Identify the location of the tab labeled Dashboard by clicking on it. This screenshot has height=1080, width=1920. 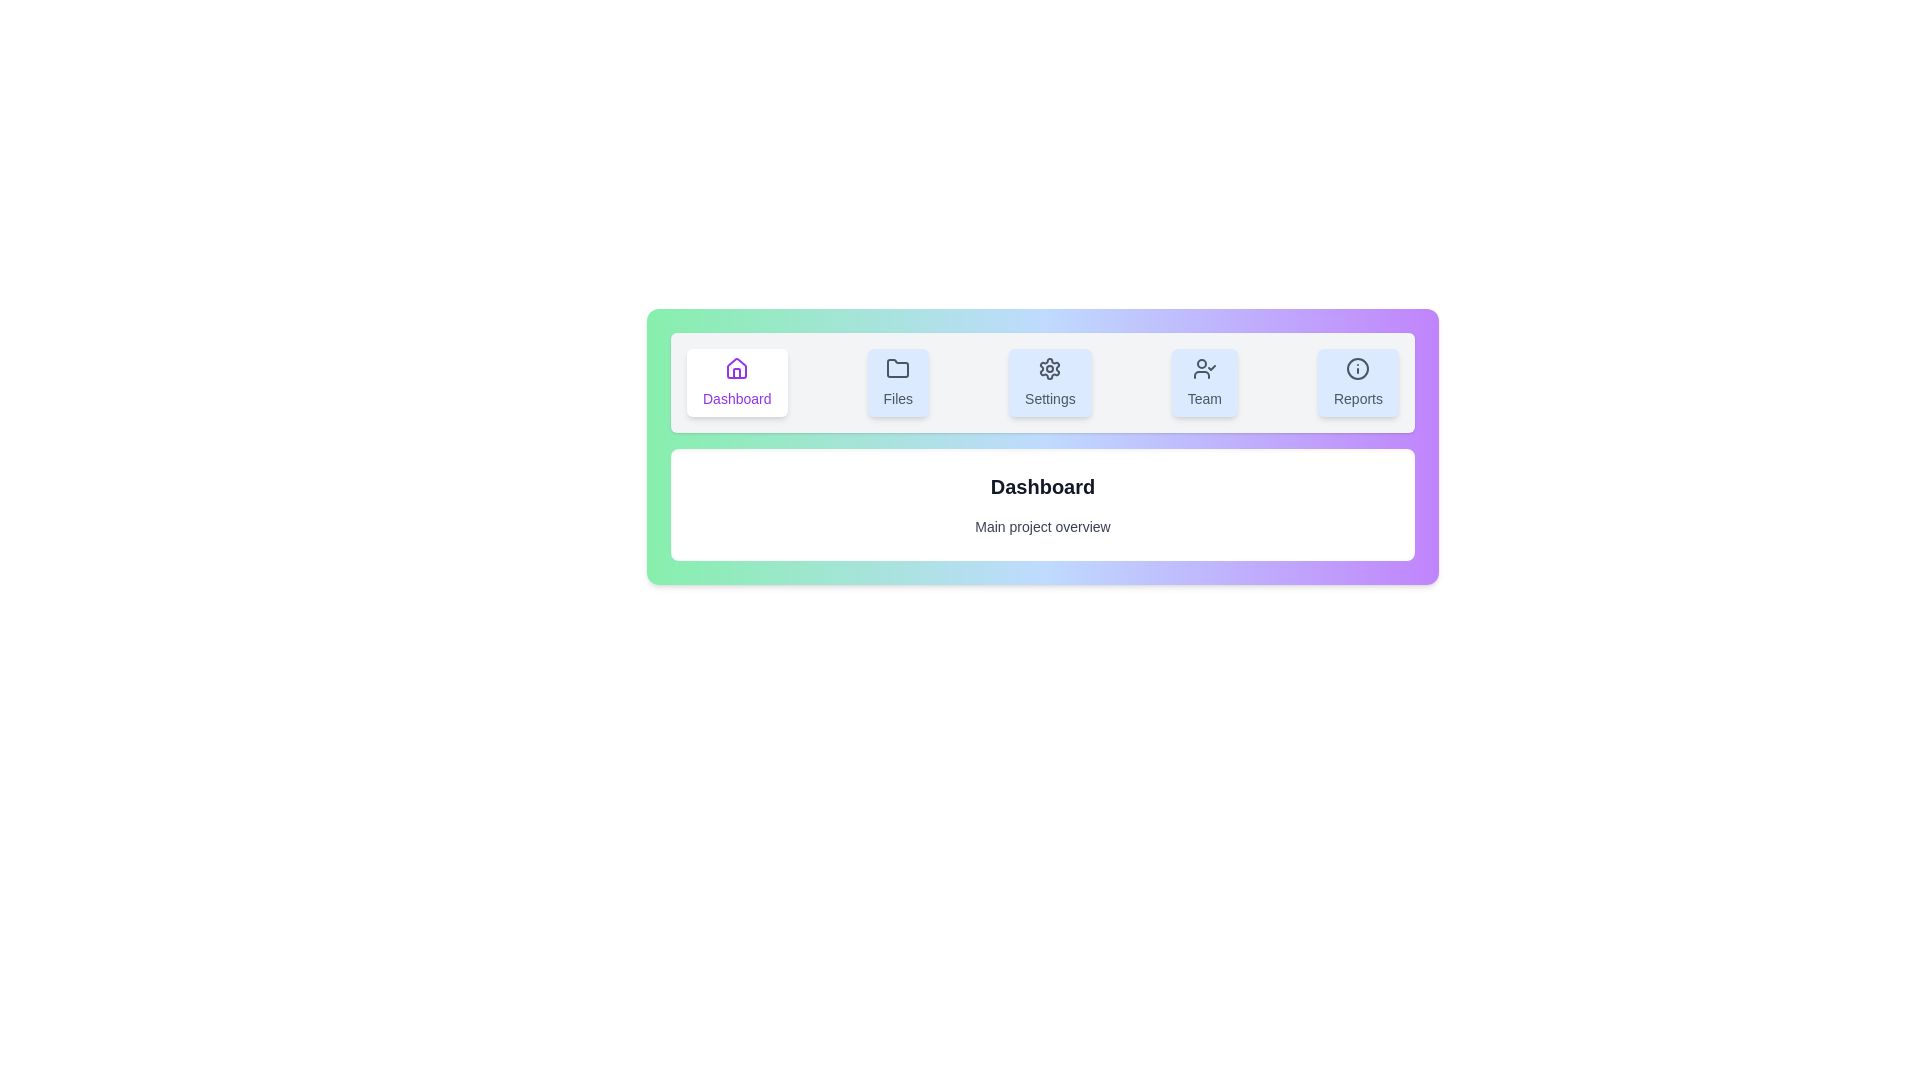
(736, 382).